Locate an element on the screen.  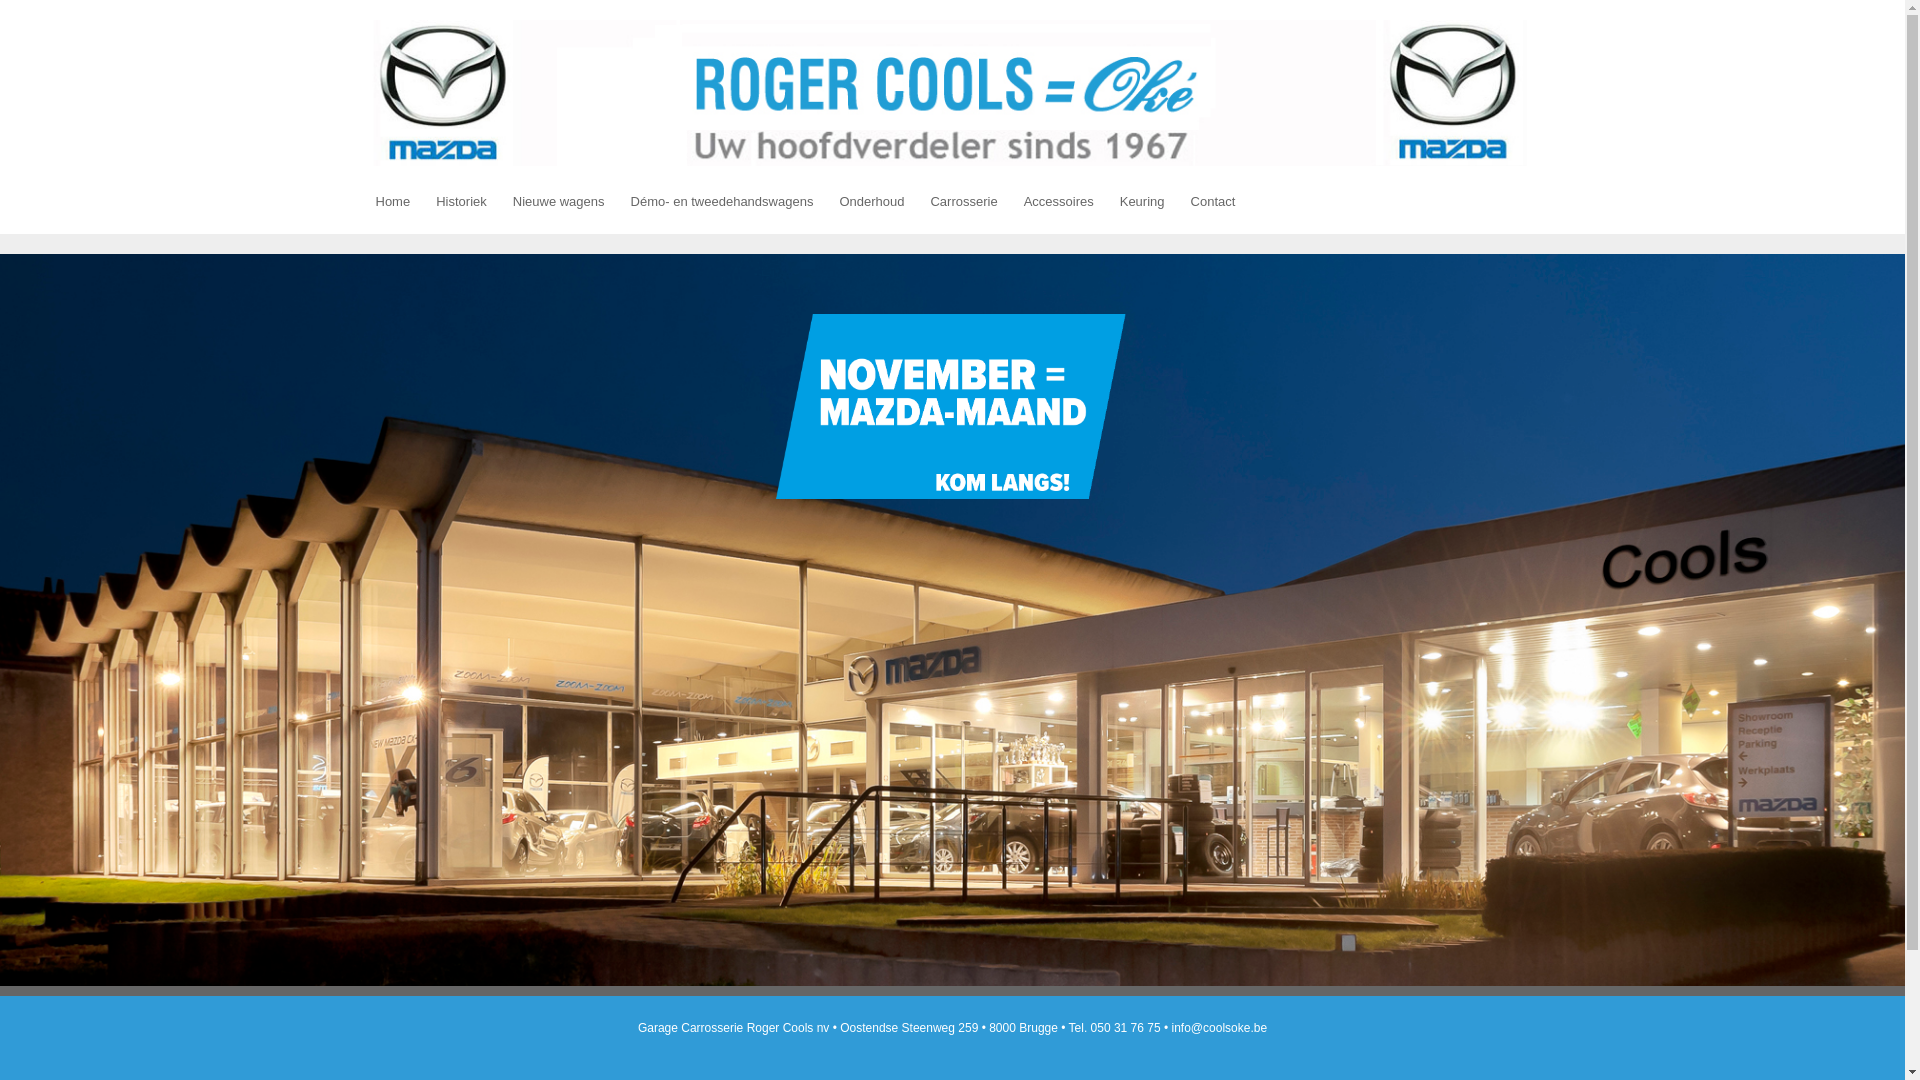
'Home' is located at coordinates (392, 202).